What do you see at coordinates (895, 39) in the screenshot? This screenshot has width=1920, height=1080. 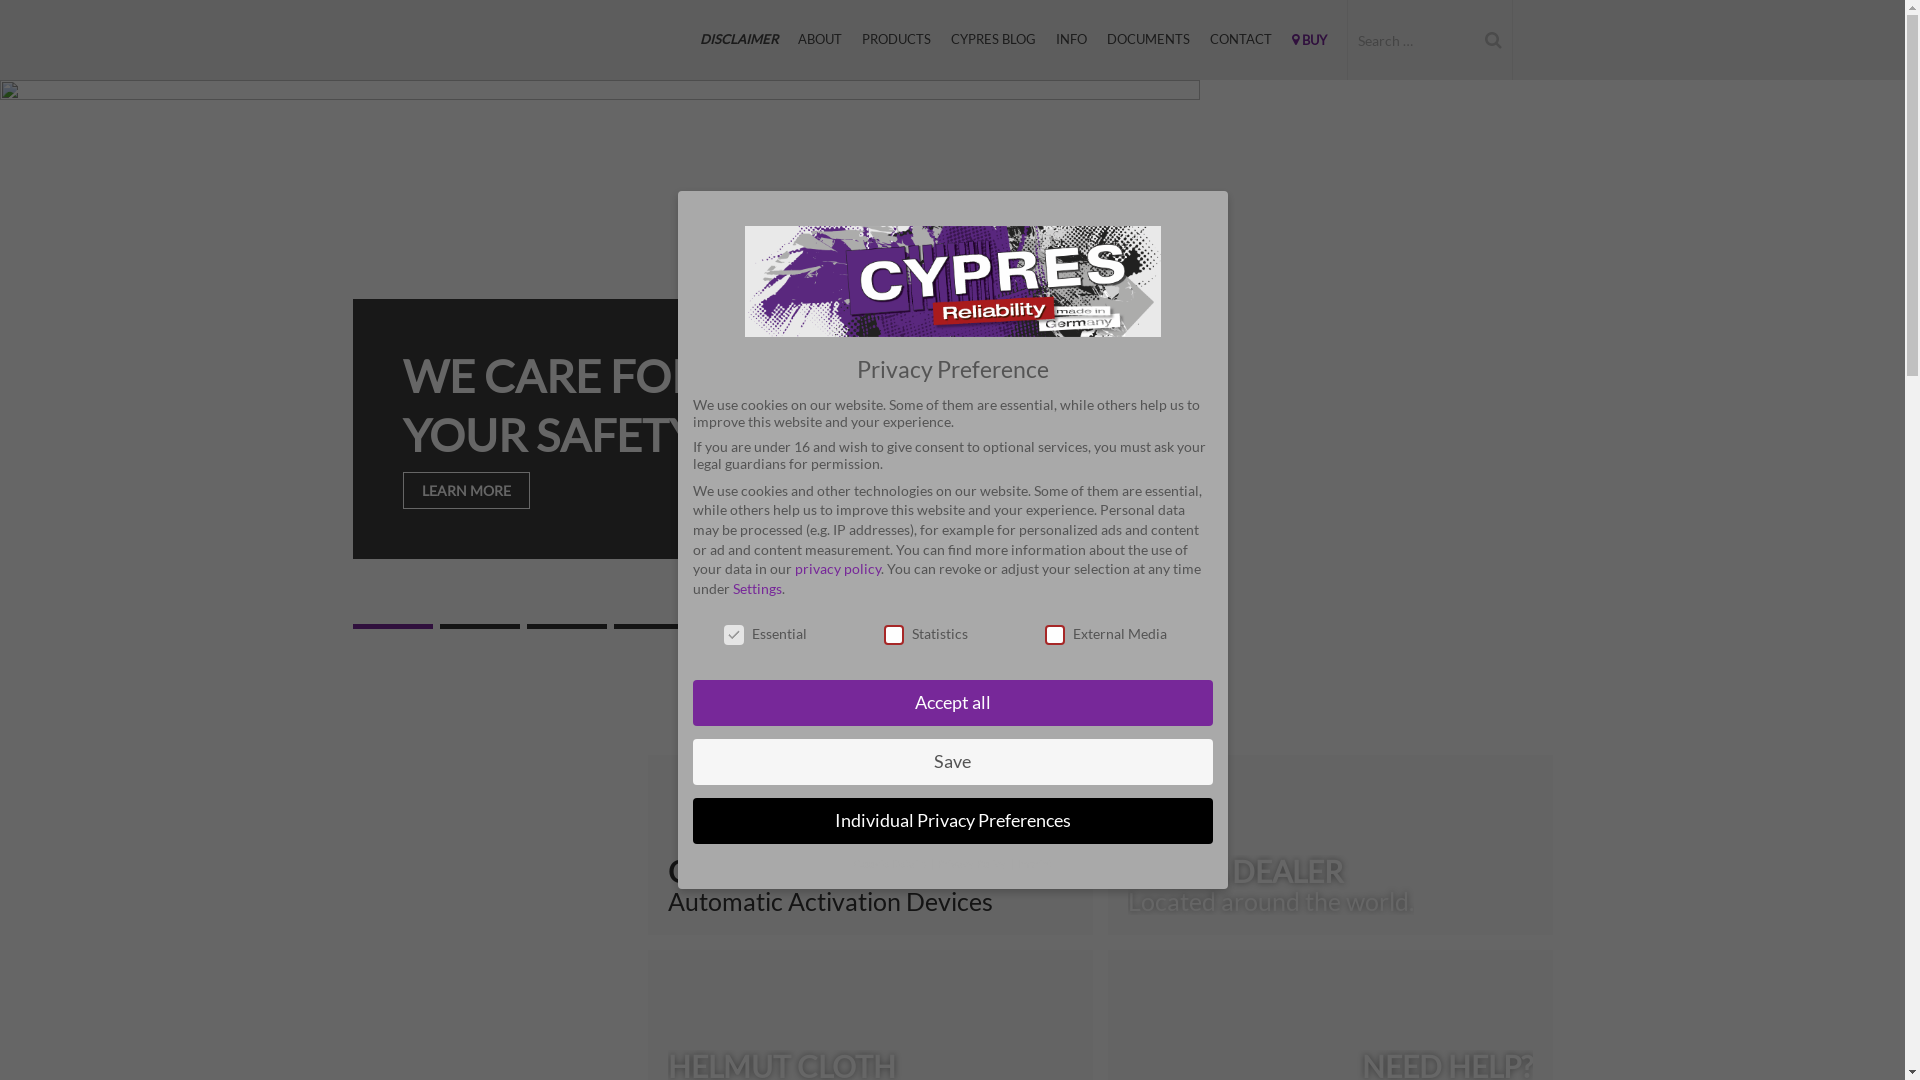 I see `'PRODUCTS'` at bounding box center [895, 39].